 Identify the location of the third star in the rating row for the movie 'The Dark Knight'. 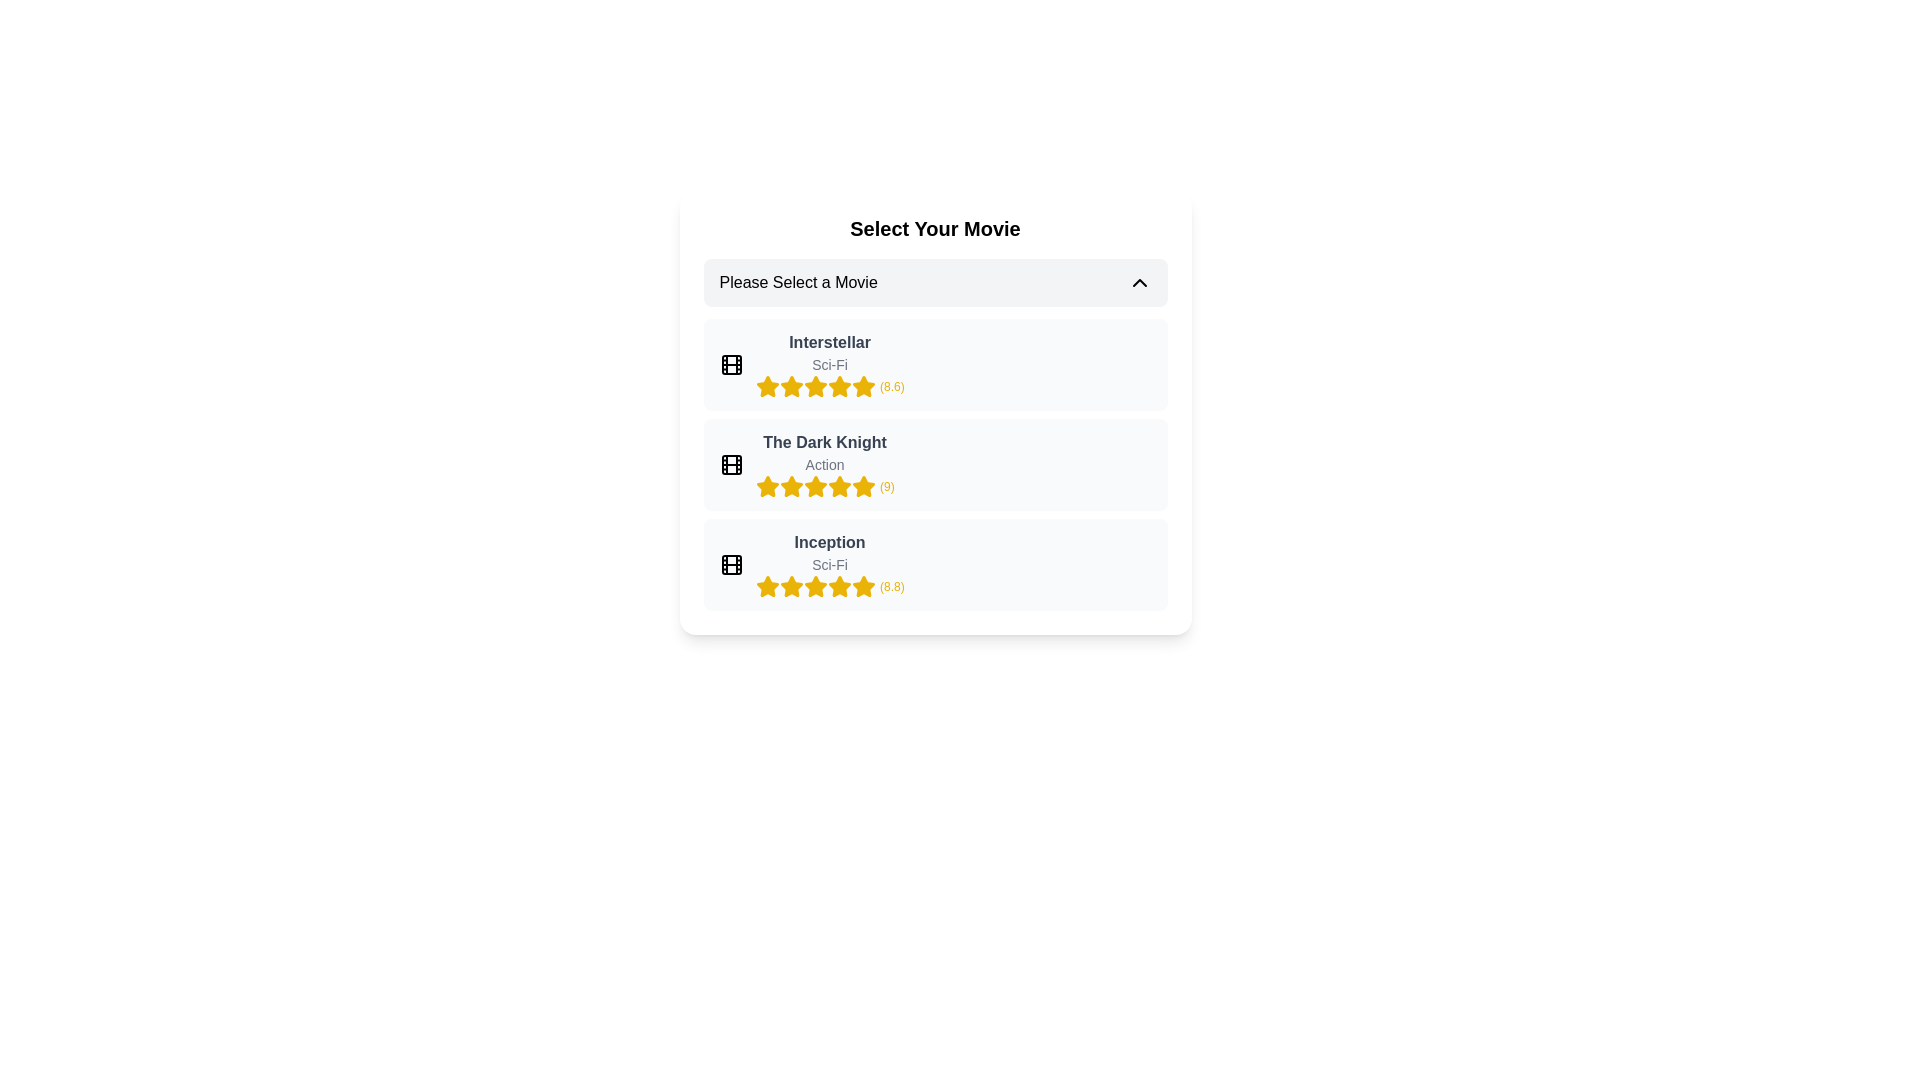
(815, 486).